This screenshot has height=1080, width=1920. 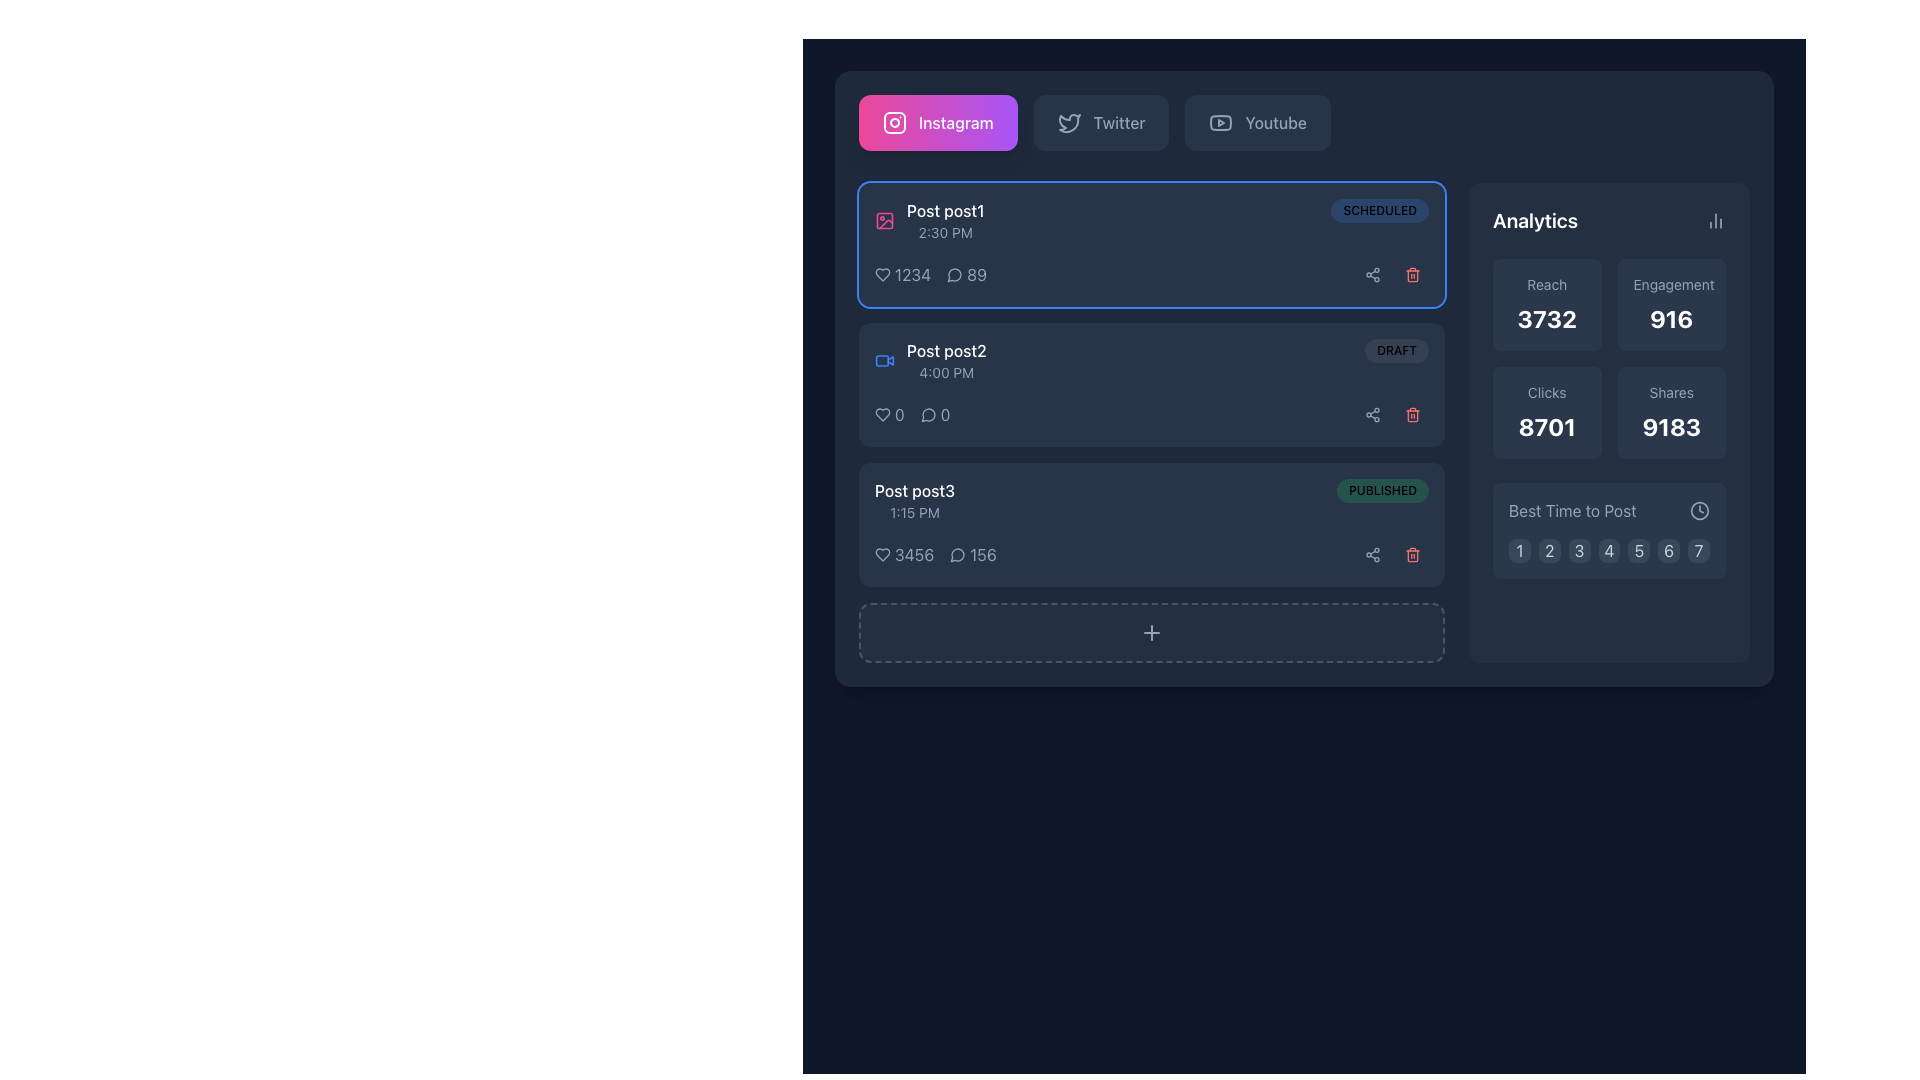 I want to click on the share button icon located in the bottom row of action buttons, adjacent to the 'Post post3 - 1:15 PM' post, so click(x=1371, y=555).